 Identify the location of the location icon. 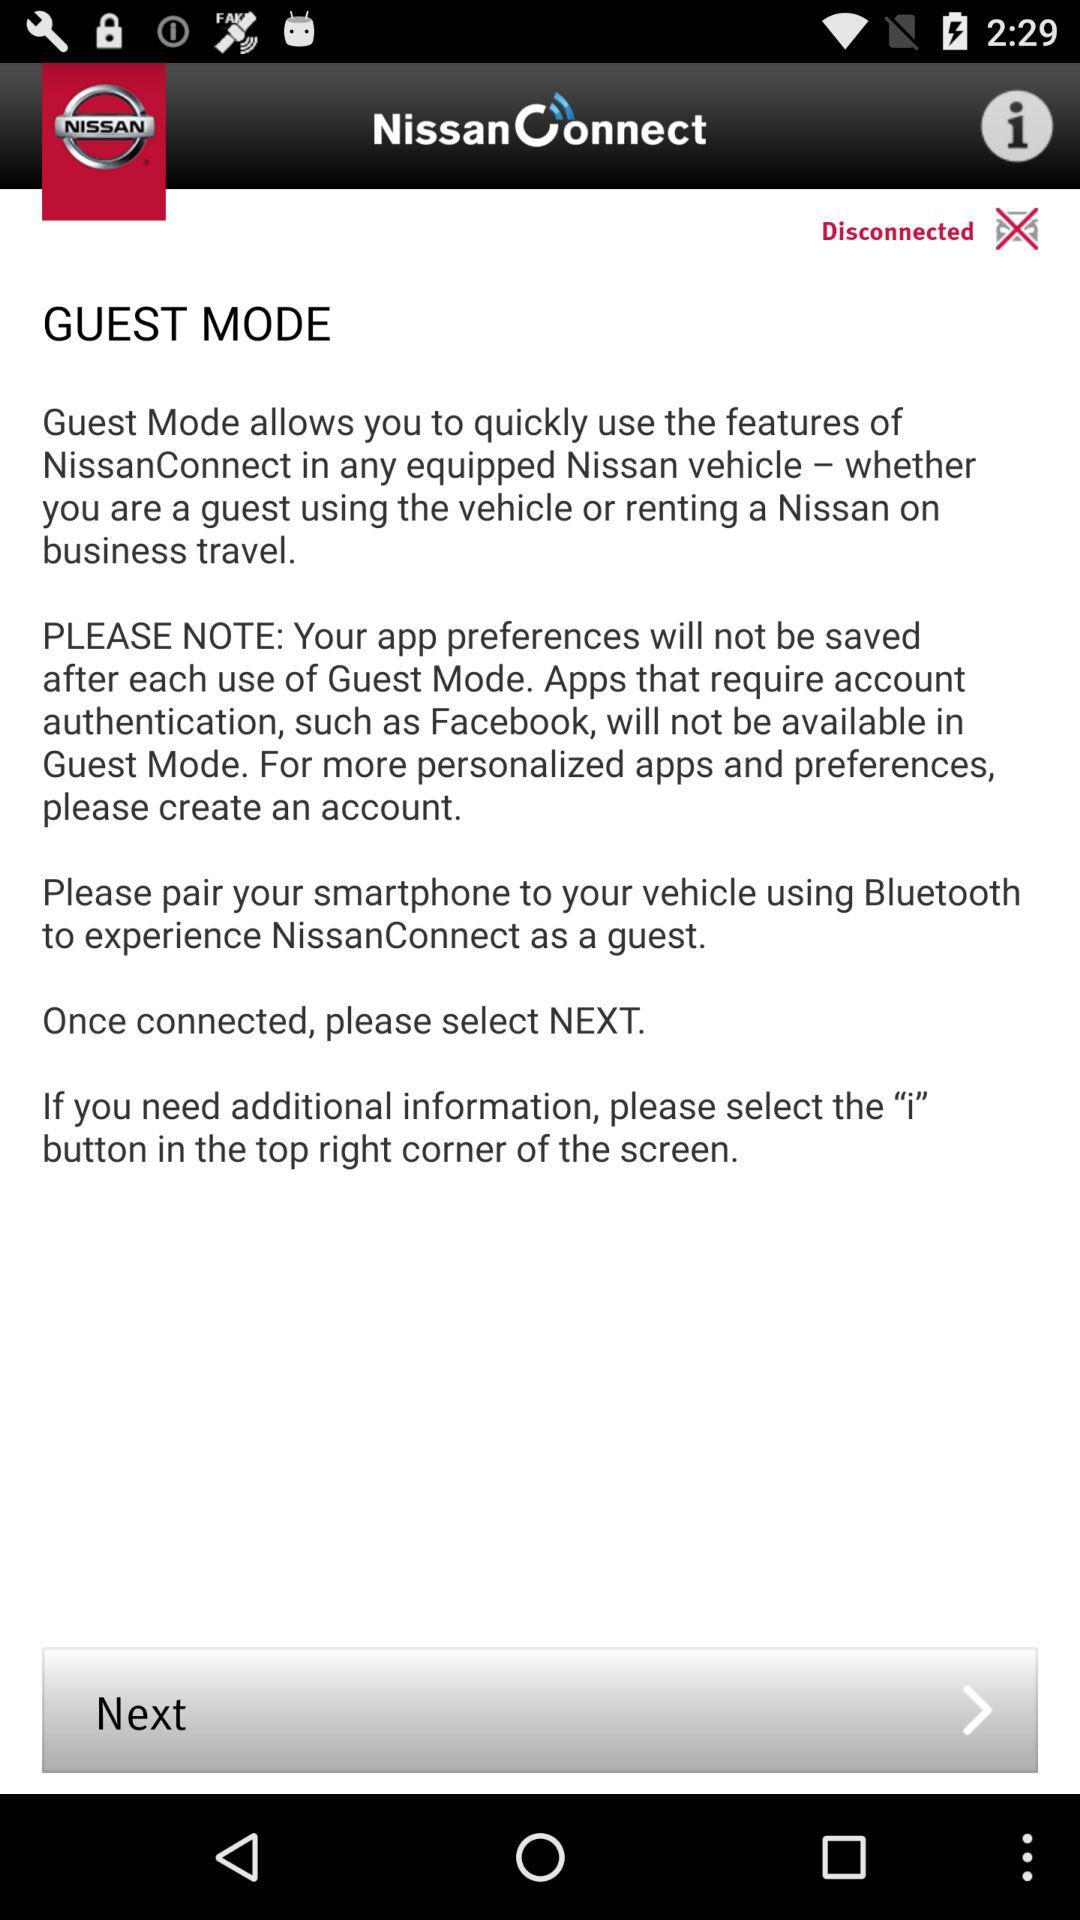
(1036, 243).